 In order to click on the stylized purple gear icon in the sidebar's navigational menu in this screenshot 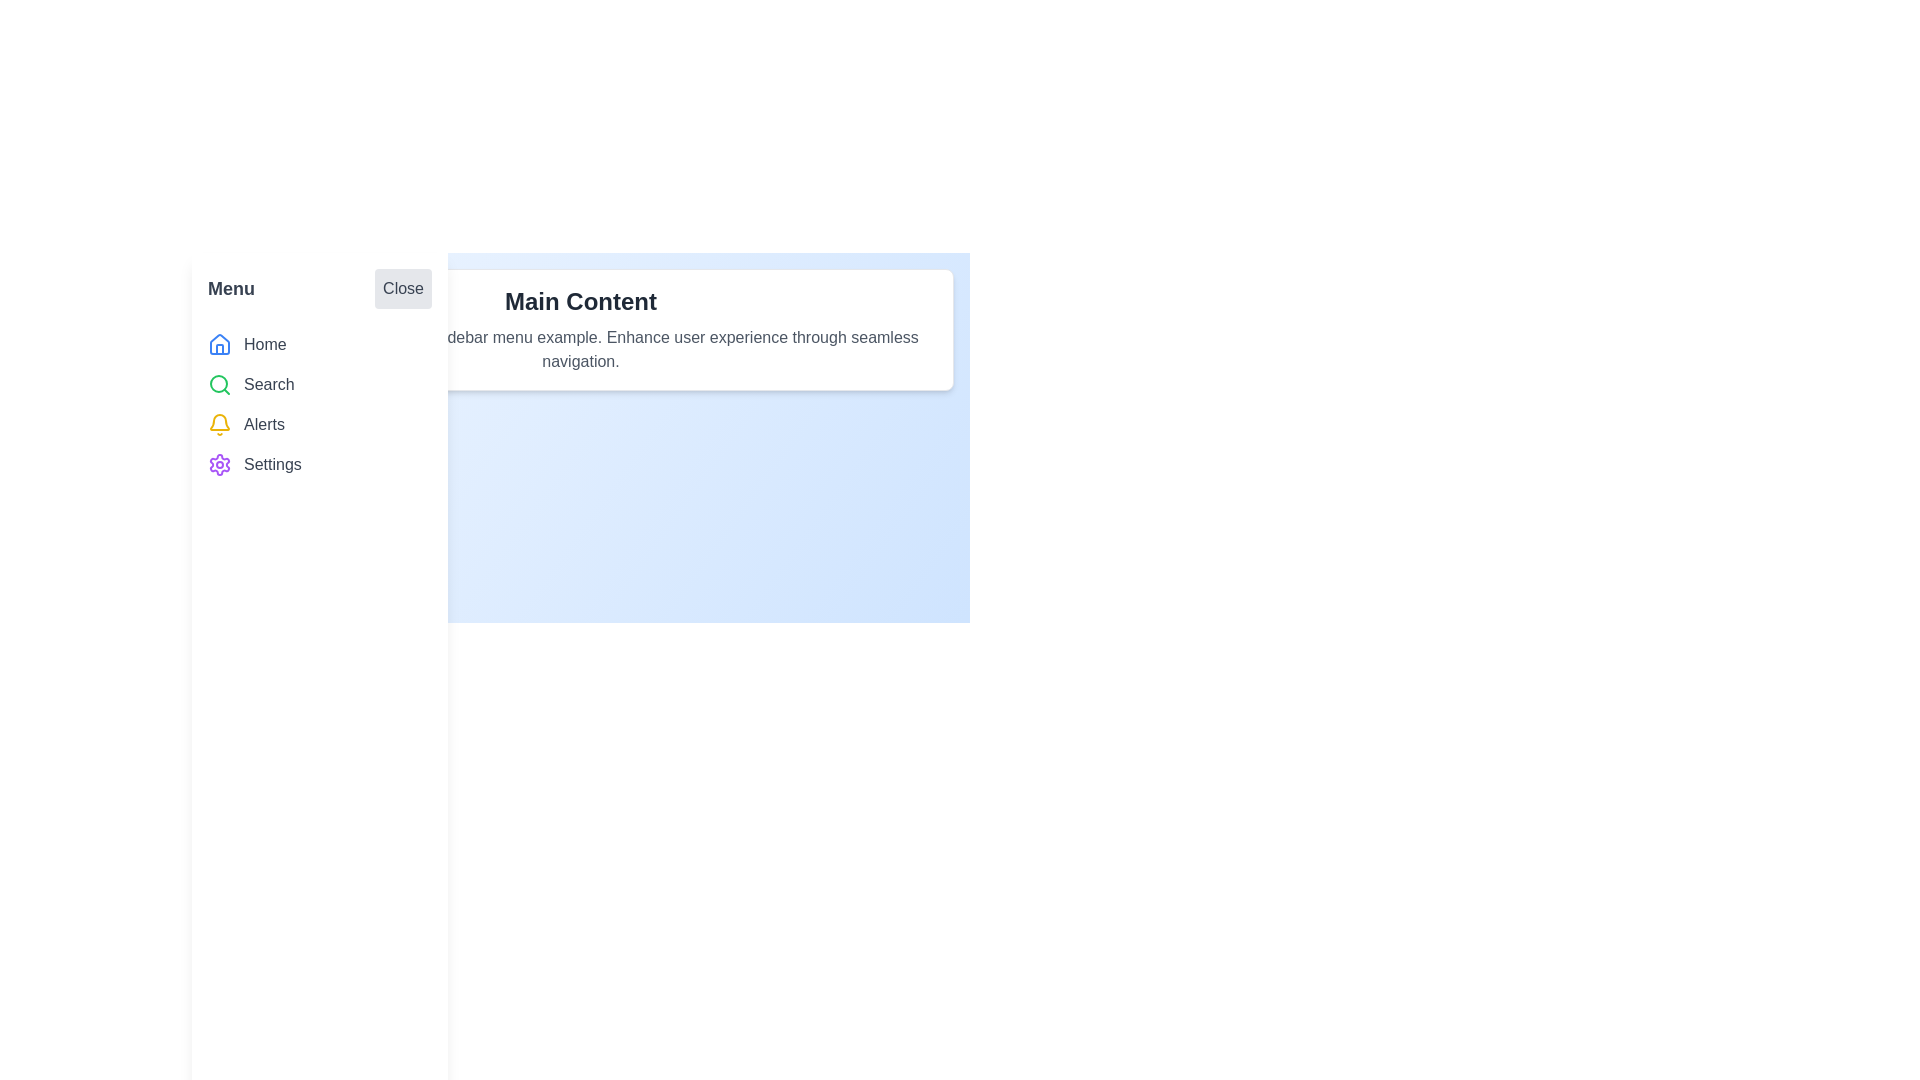, I will do `click(220, 465)`.